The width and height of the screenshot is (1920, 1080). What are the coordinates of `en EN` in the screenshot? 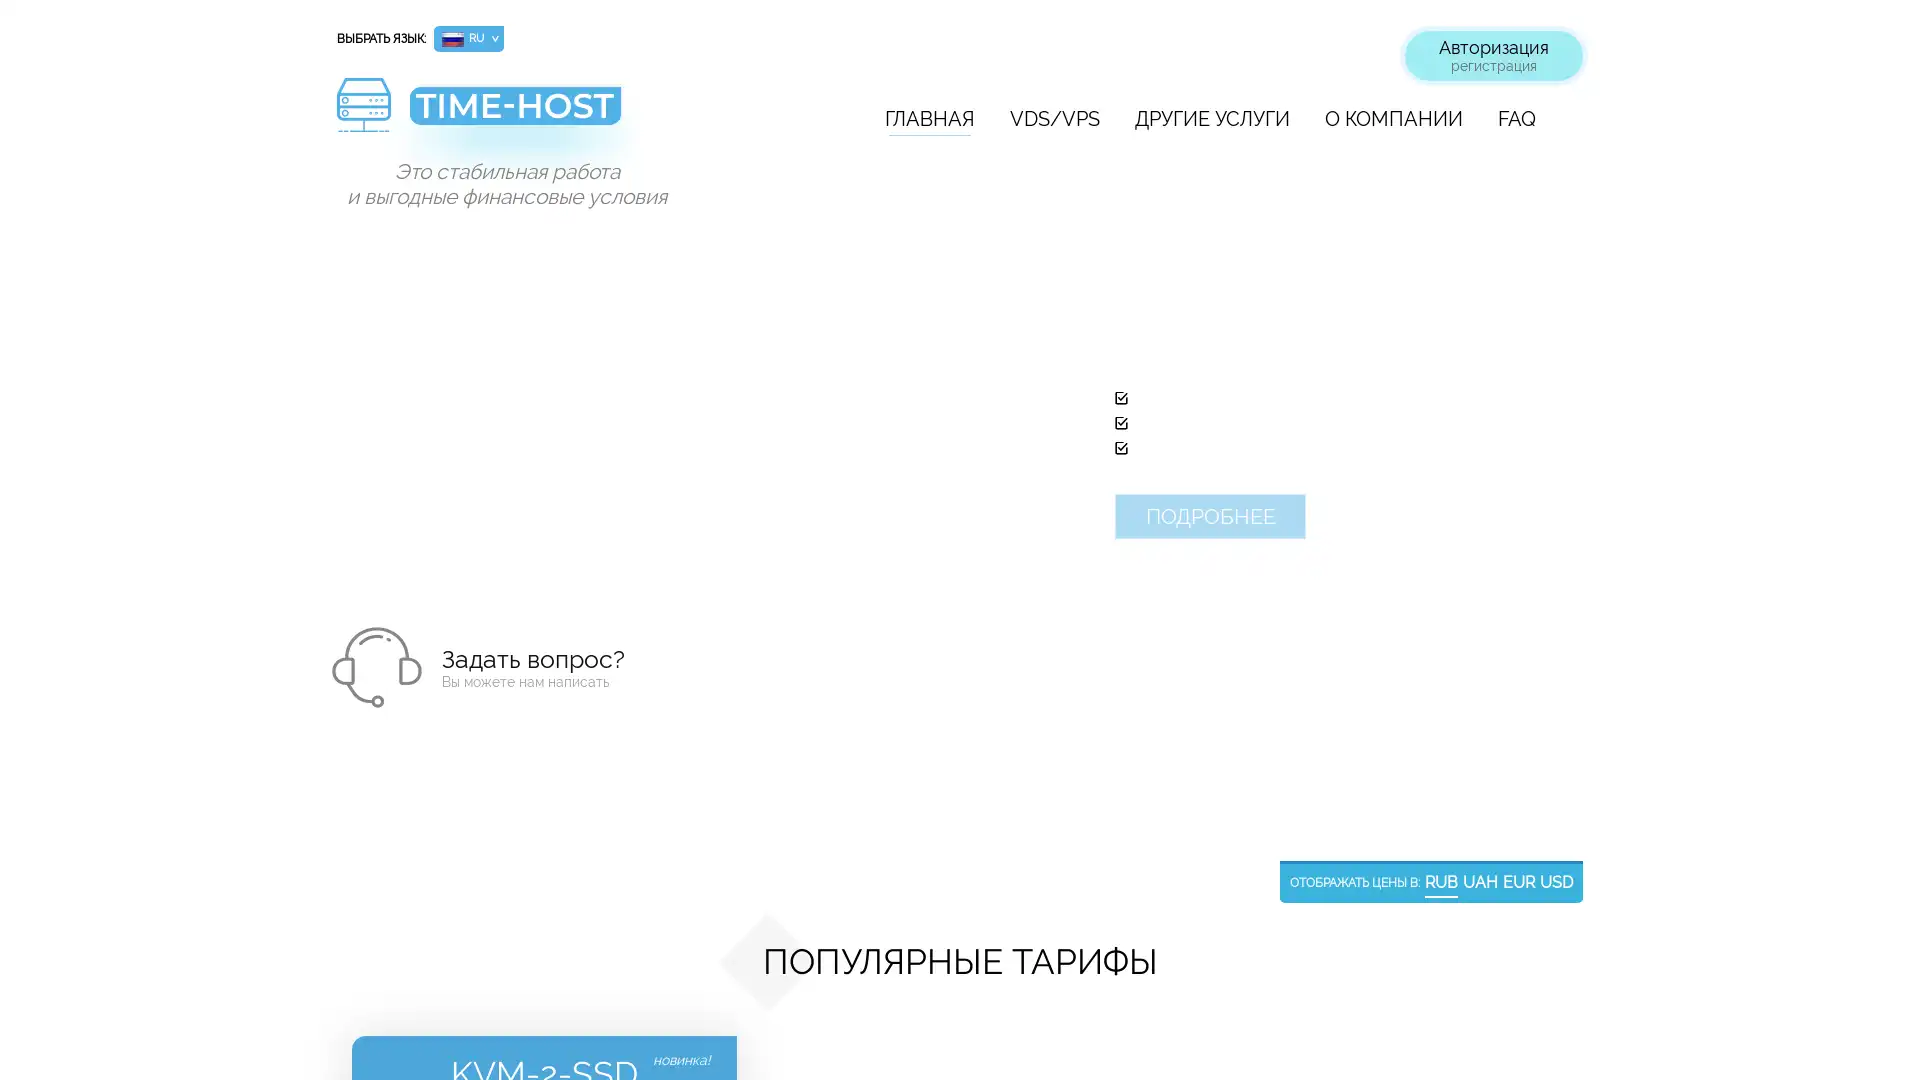 It's located at (468, 64).